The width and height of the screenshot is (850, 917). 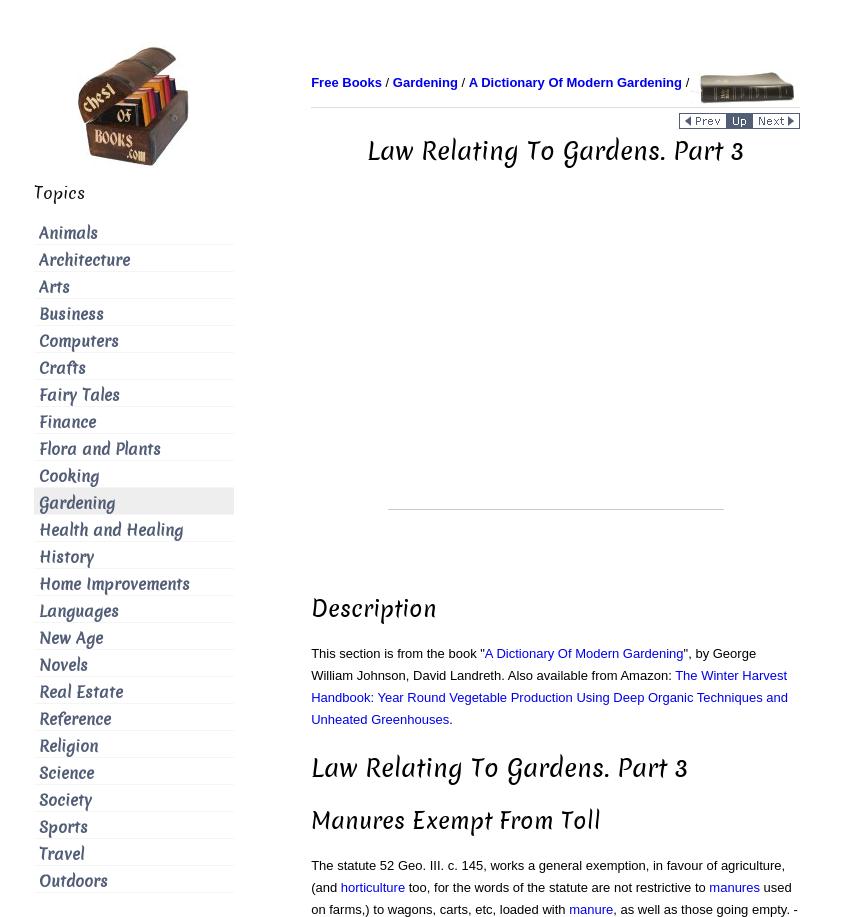 I want to click on 'The Winter Harvest Handbook: Year Round Vegetable Production Using Deep Organic Techniques and Unheated Greenhouses', so click(x=548, y=697).